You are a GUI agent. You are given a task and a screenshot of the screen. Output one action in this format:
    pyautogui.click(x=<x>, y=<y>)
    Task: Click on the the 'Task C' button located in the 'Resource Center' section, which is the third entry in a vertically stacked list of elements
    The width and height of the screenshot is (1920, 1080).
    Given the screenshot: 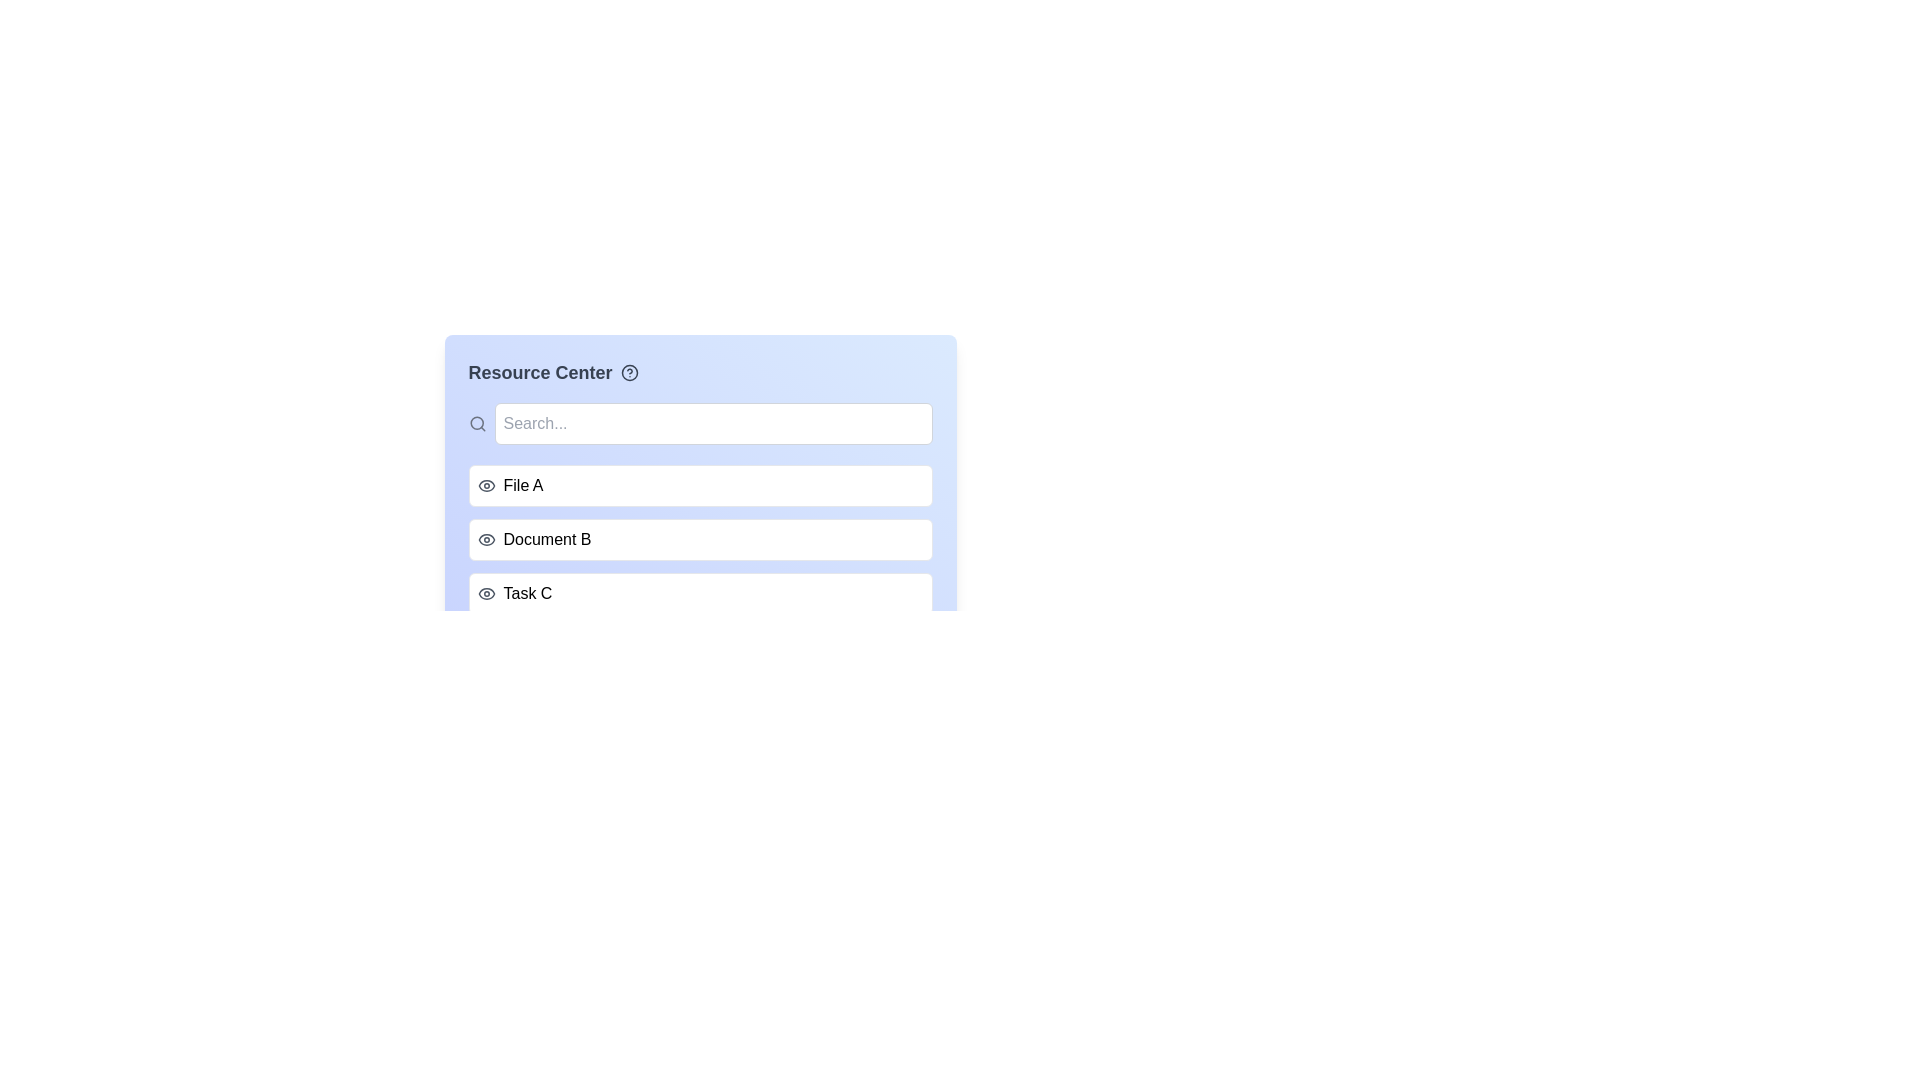 What is the action you would take?
    pyautogui.click(x=700, y=593)
    